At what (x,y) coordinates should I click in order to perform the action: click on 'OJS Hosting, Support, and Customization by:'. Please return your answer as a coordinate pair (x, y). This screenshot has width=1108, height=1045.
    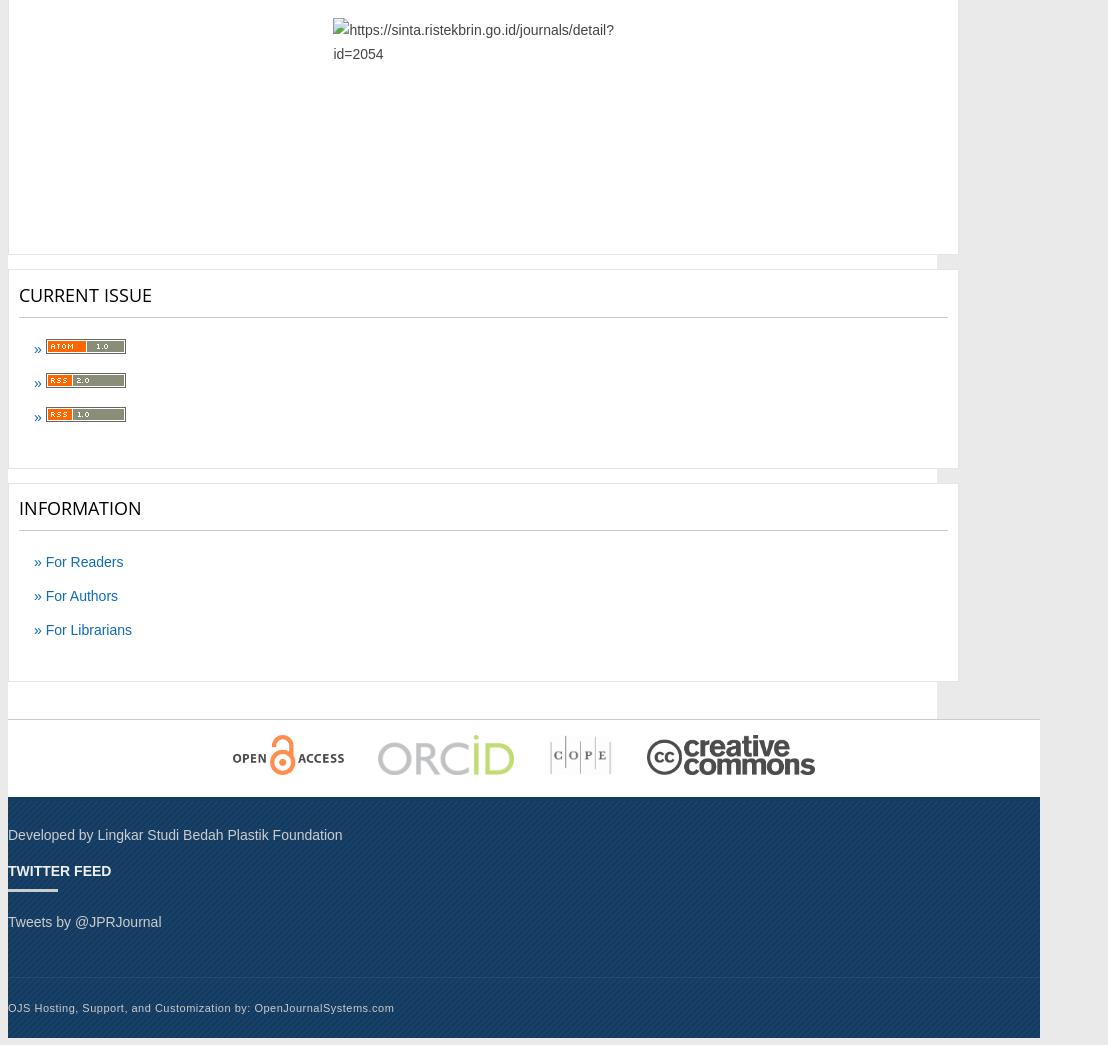
    Looking at the image, I should click on (130, 1006).